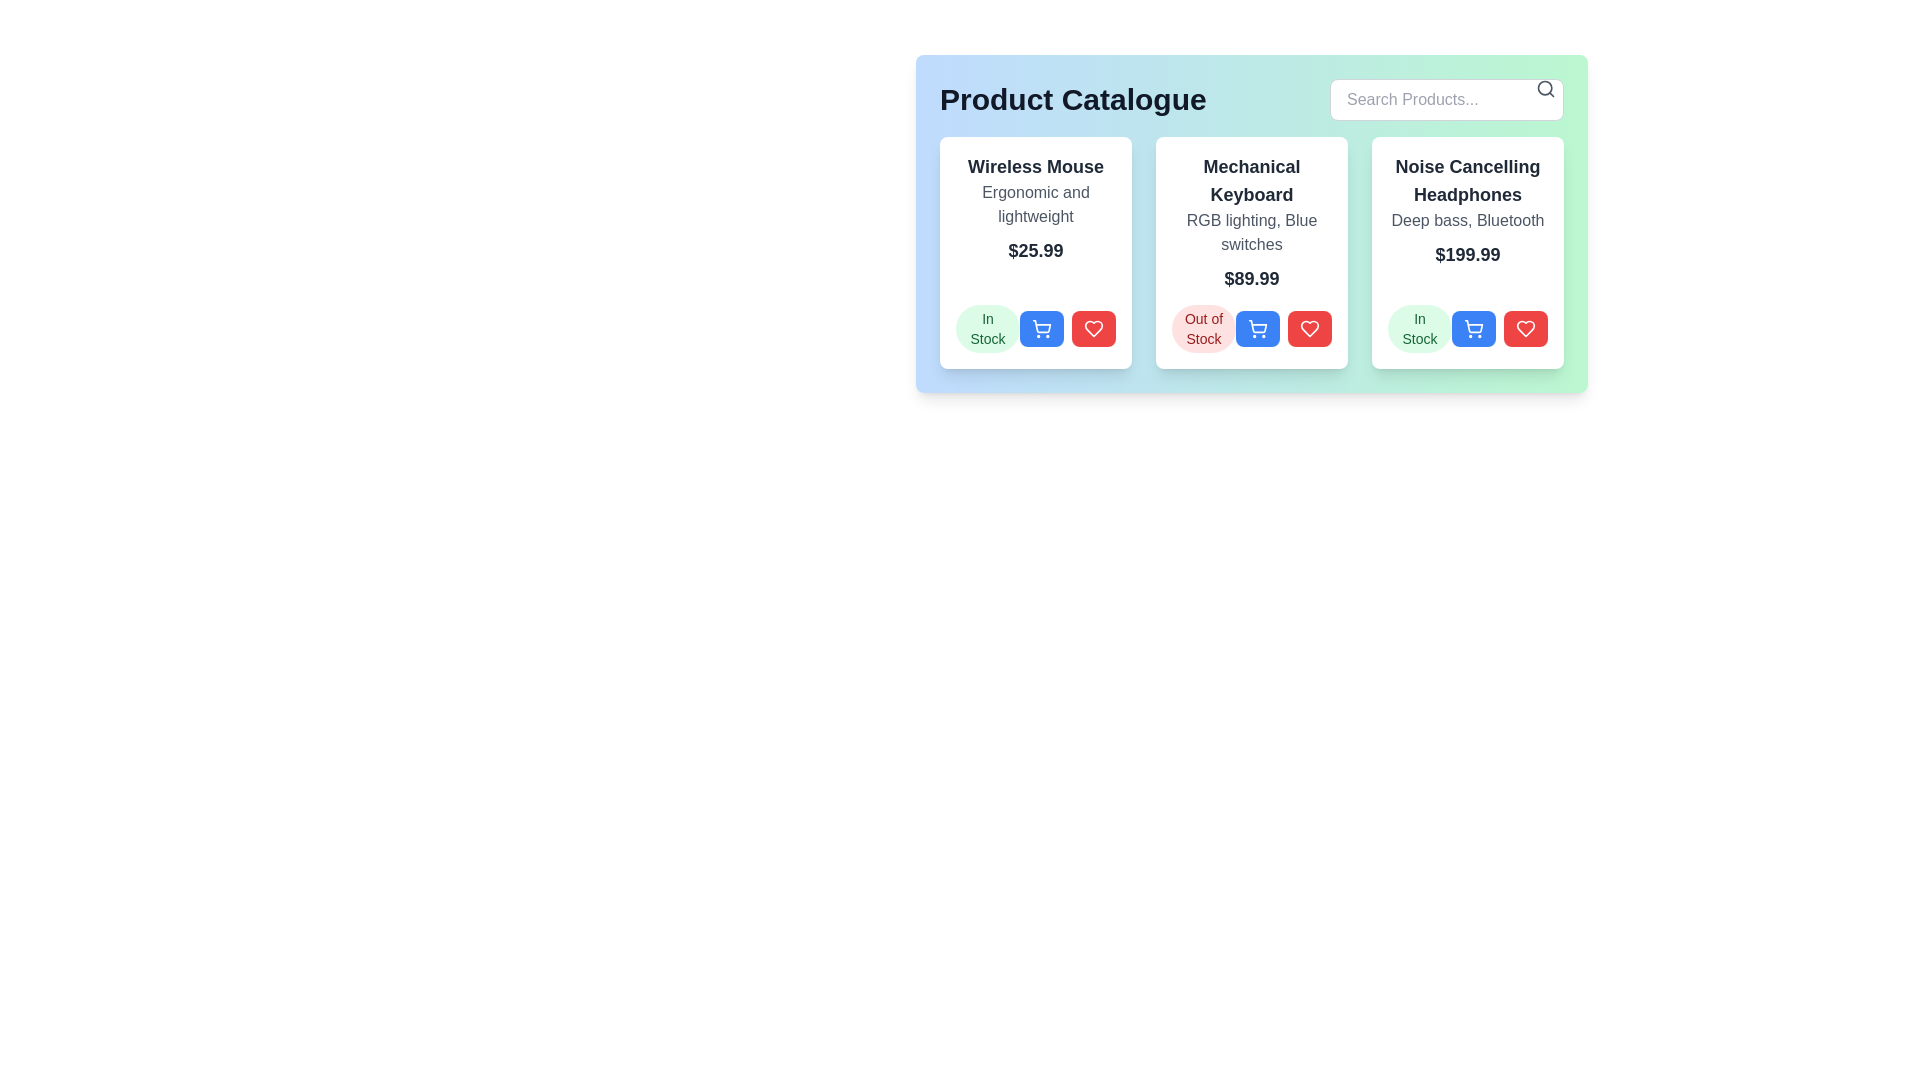 The width and height of the screenshot is (1920, 1080). What do you see at coordinates (1468, 327) in the screenshot?
I see `the 'Add to Cart' button for the 'Noise Cancelling Headphones' product` at bounding box center [1468, 327].